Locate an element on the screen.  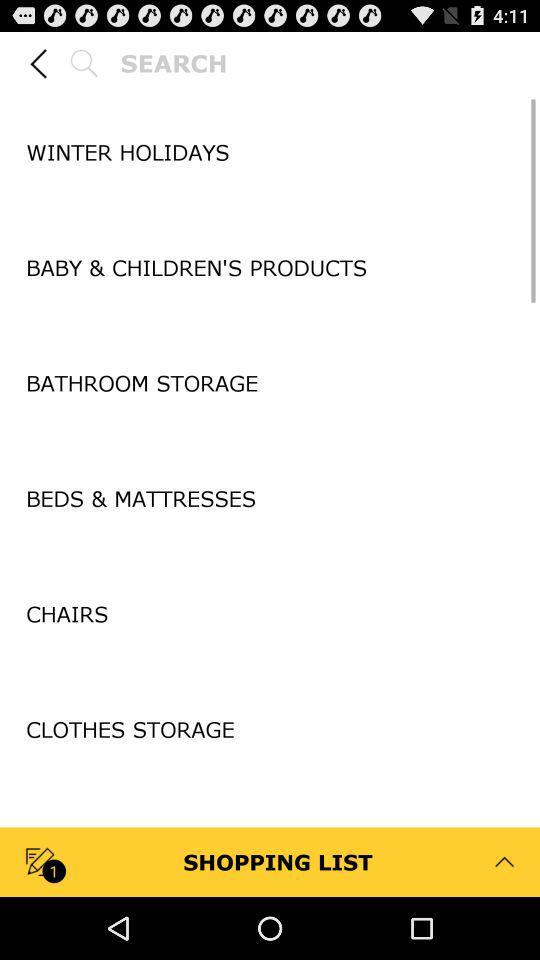
the icon above the cooking icon is located at coordinates (270, 788).